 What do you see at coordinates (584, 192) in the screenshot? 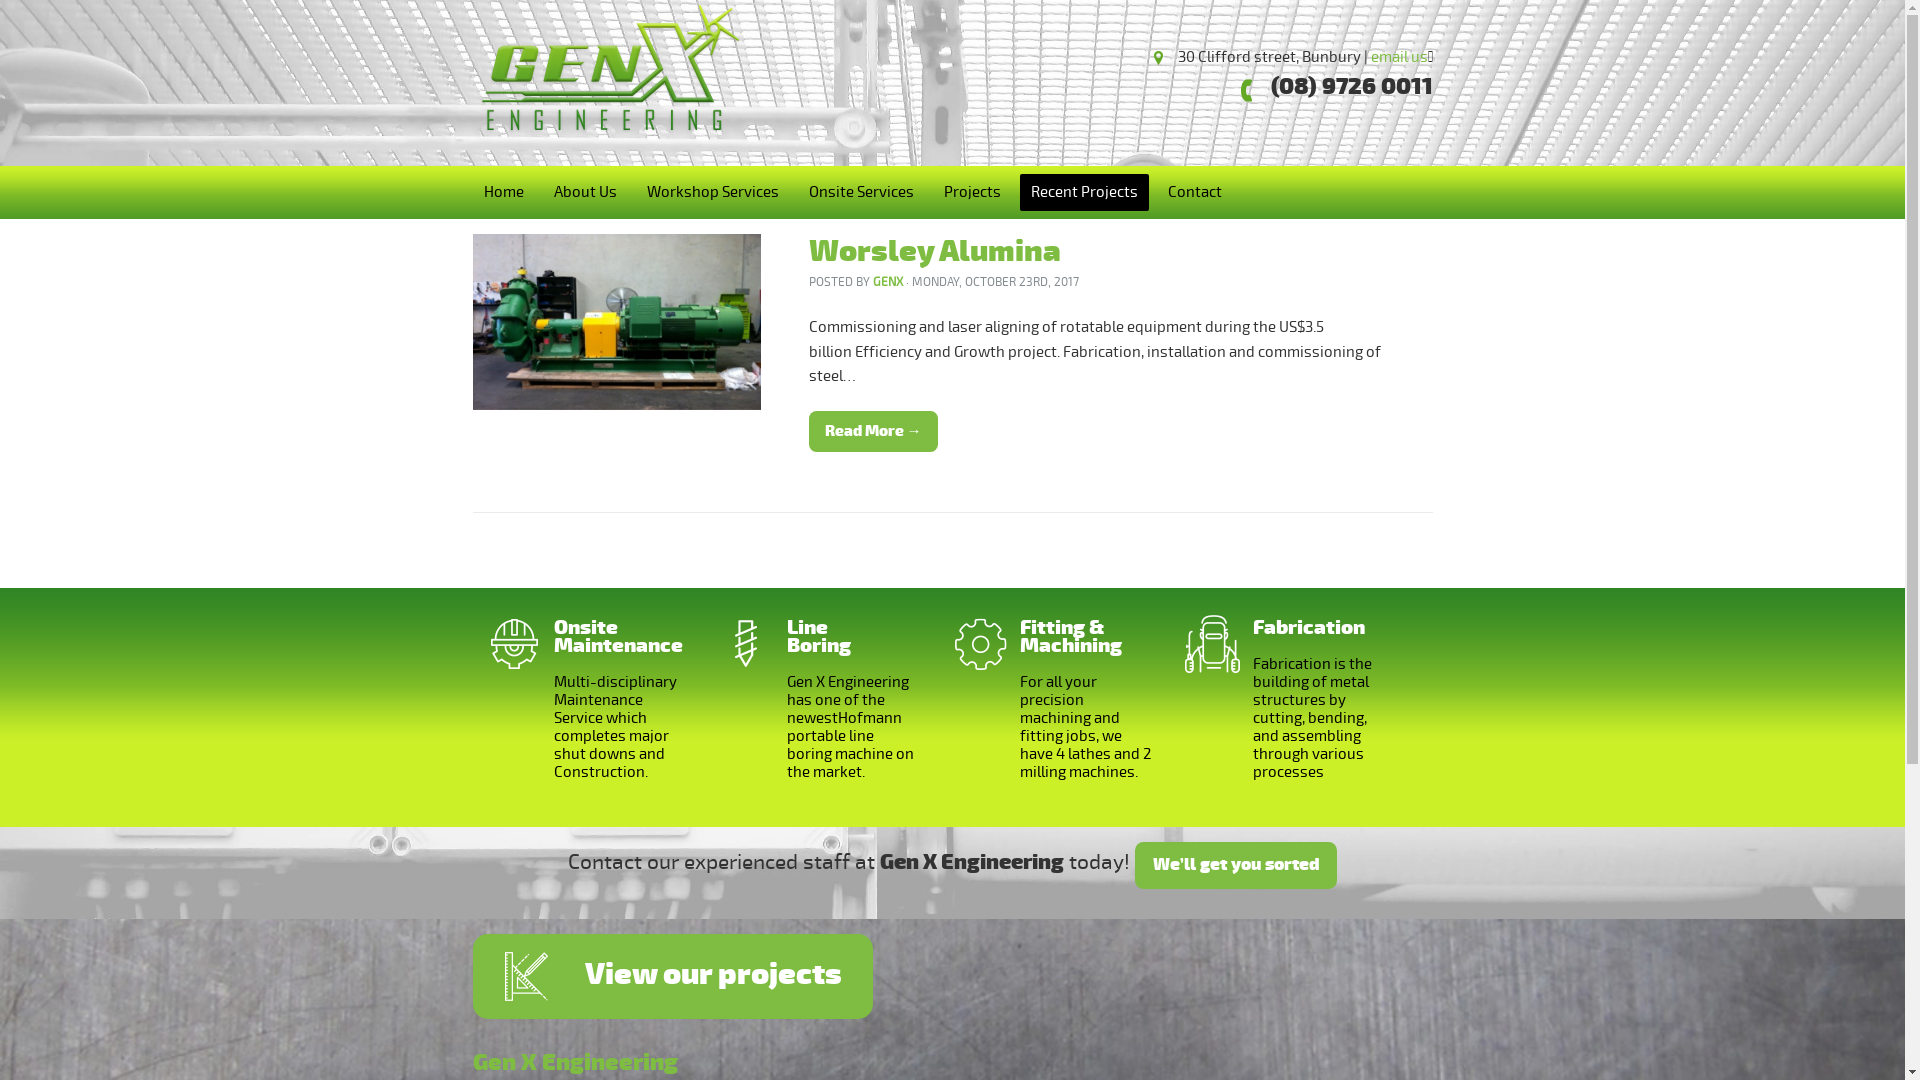
I see `'About Us'` at bounding box center [584, 192].